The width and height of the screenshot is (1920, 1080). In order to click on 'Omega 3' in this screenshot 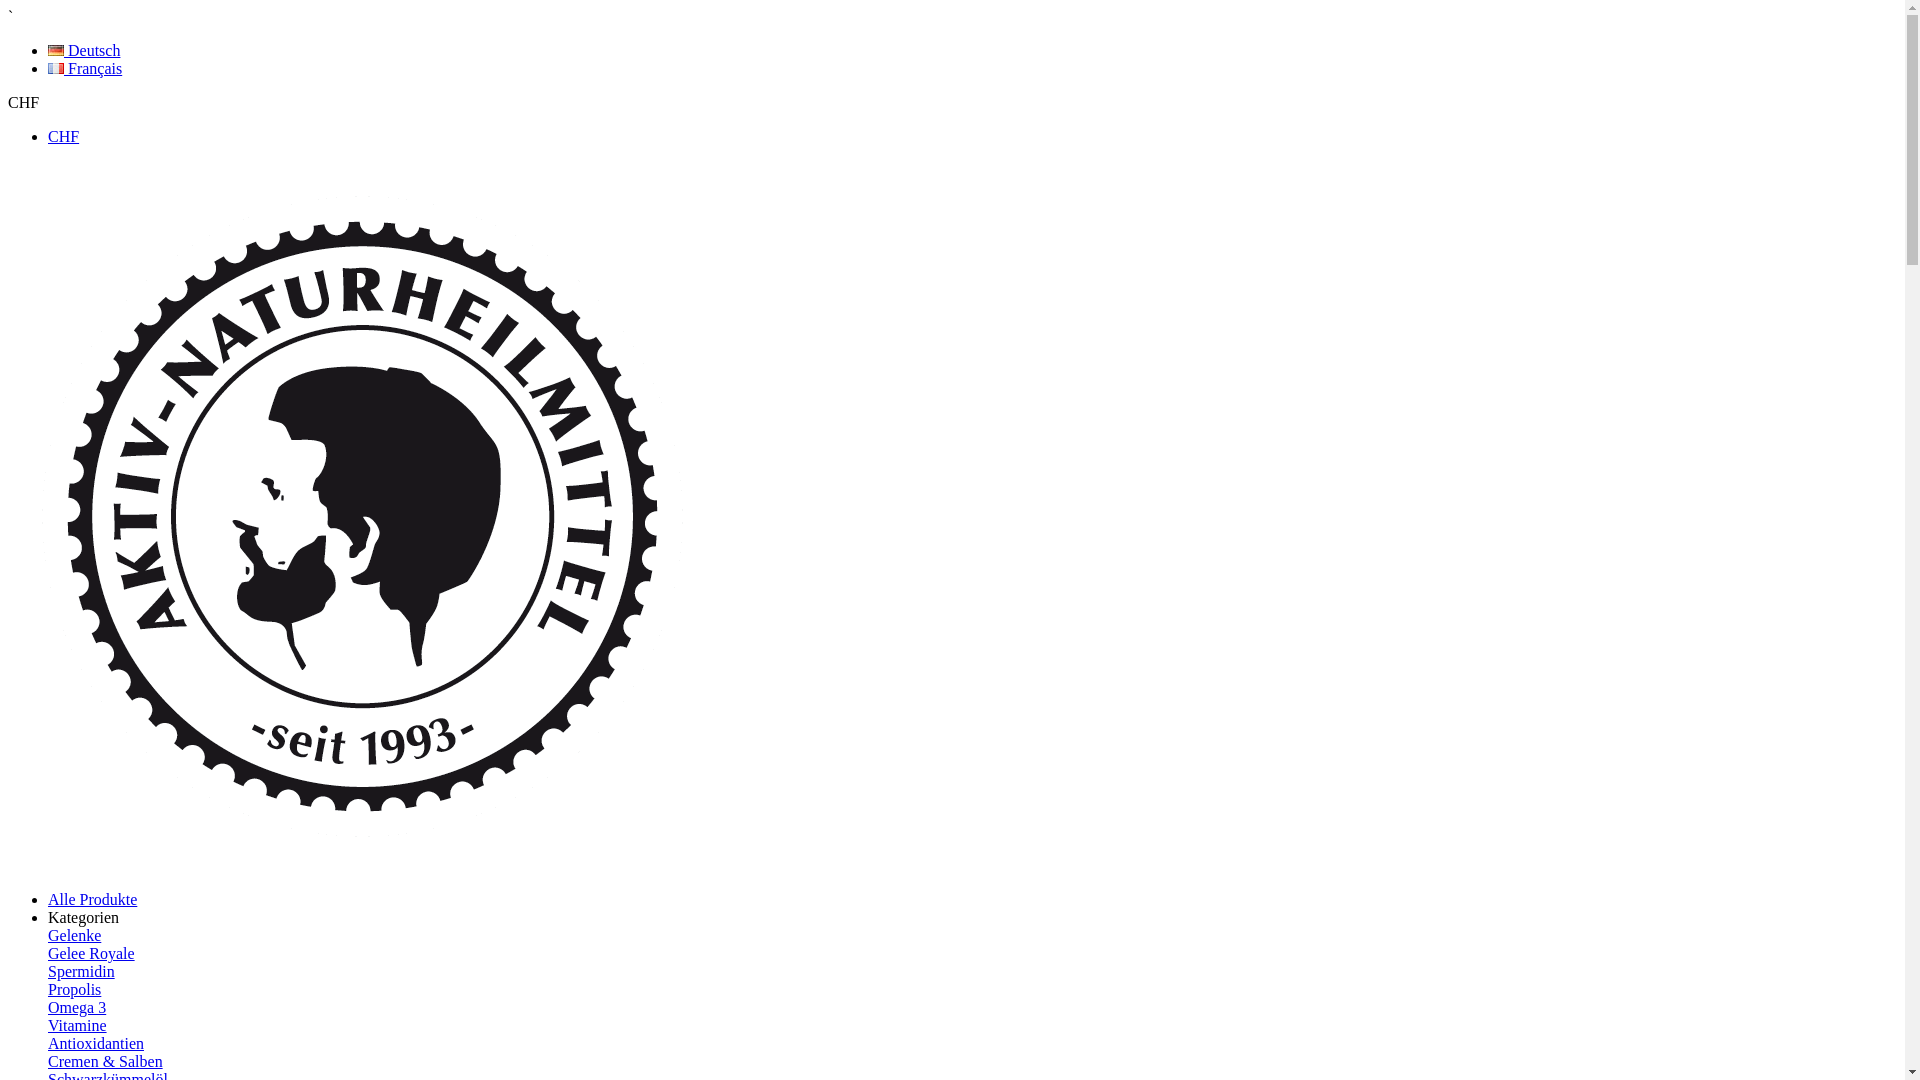, I will do `click(76, 1007)`.